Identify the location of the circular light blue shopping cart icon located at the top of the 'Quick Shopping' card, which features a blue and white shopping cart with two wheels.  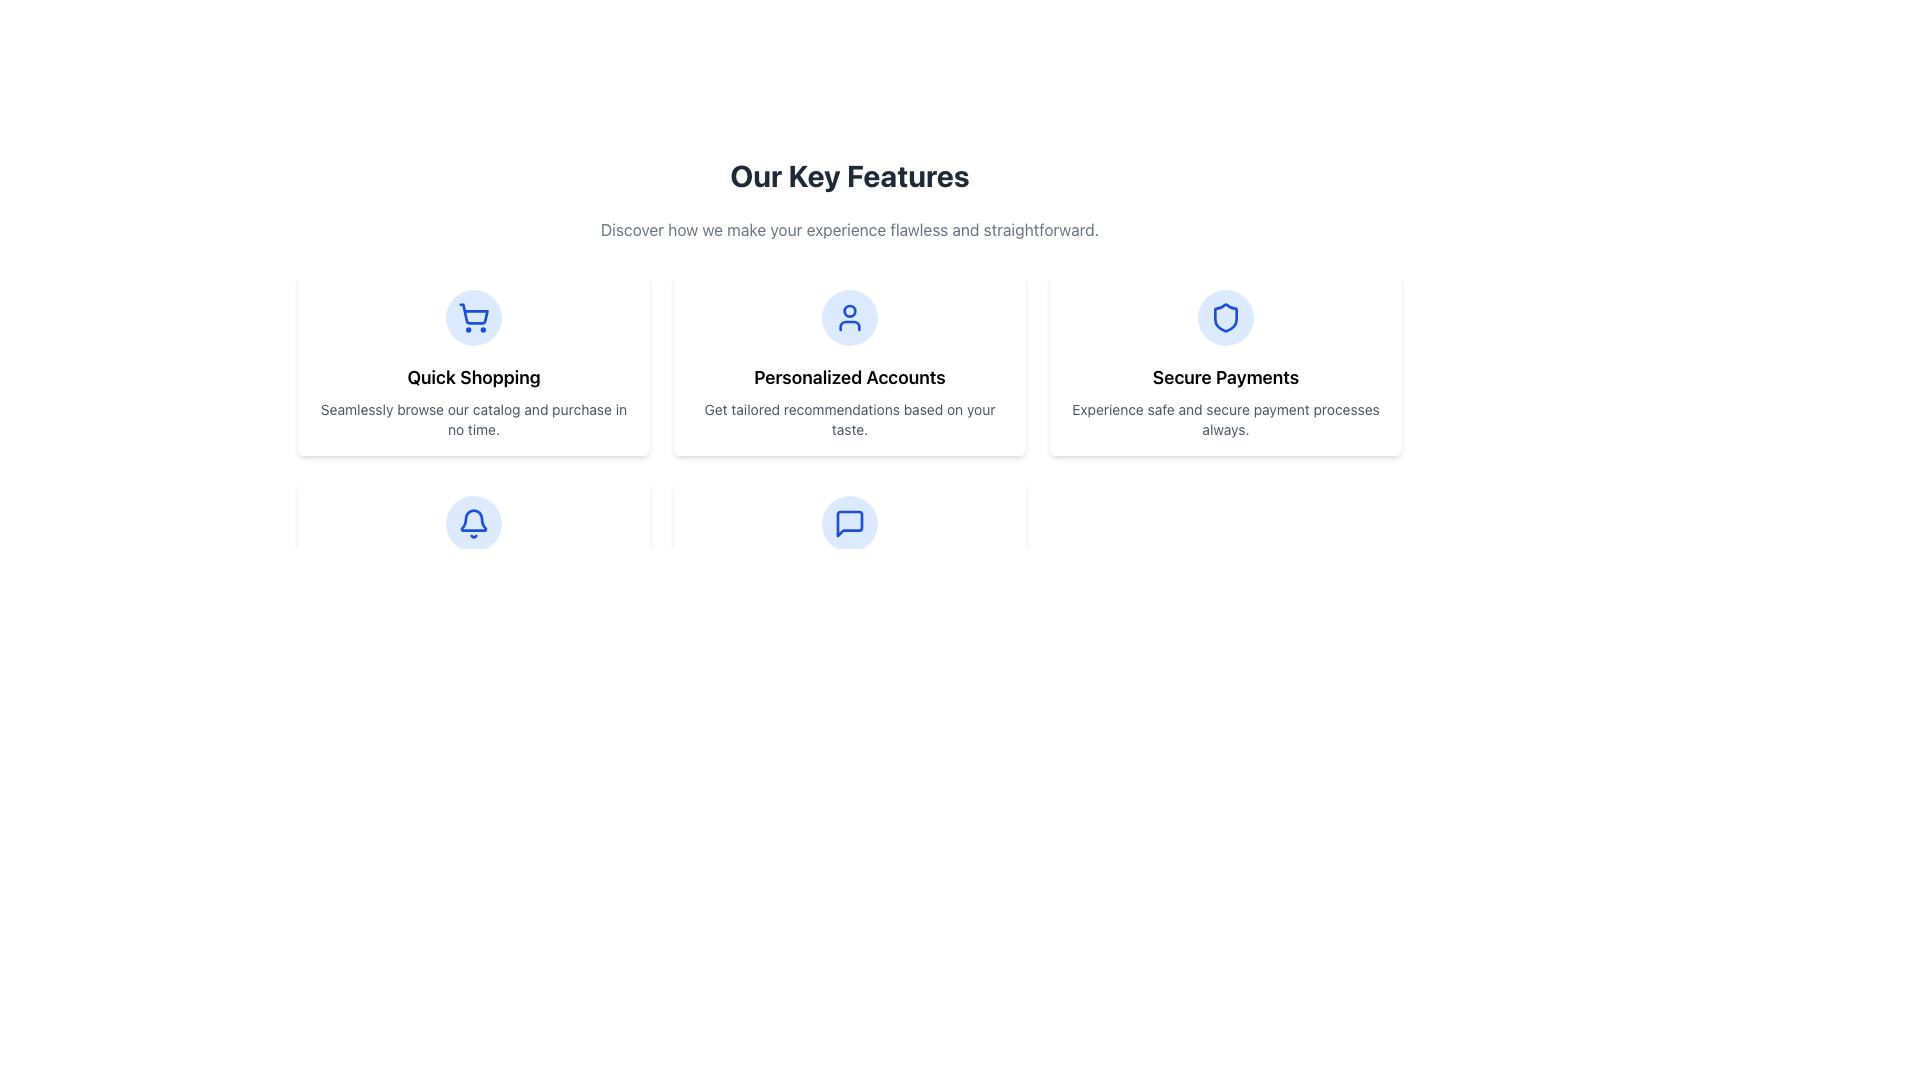
(473, 316).